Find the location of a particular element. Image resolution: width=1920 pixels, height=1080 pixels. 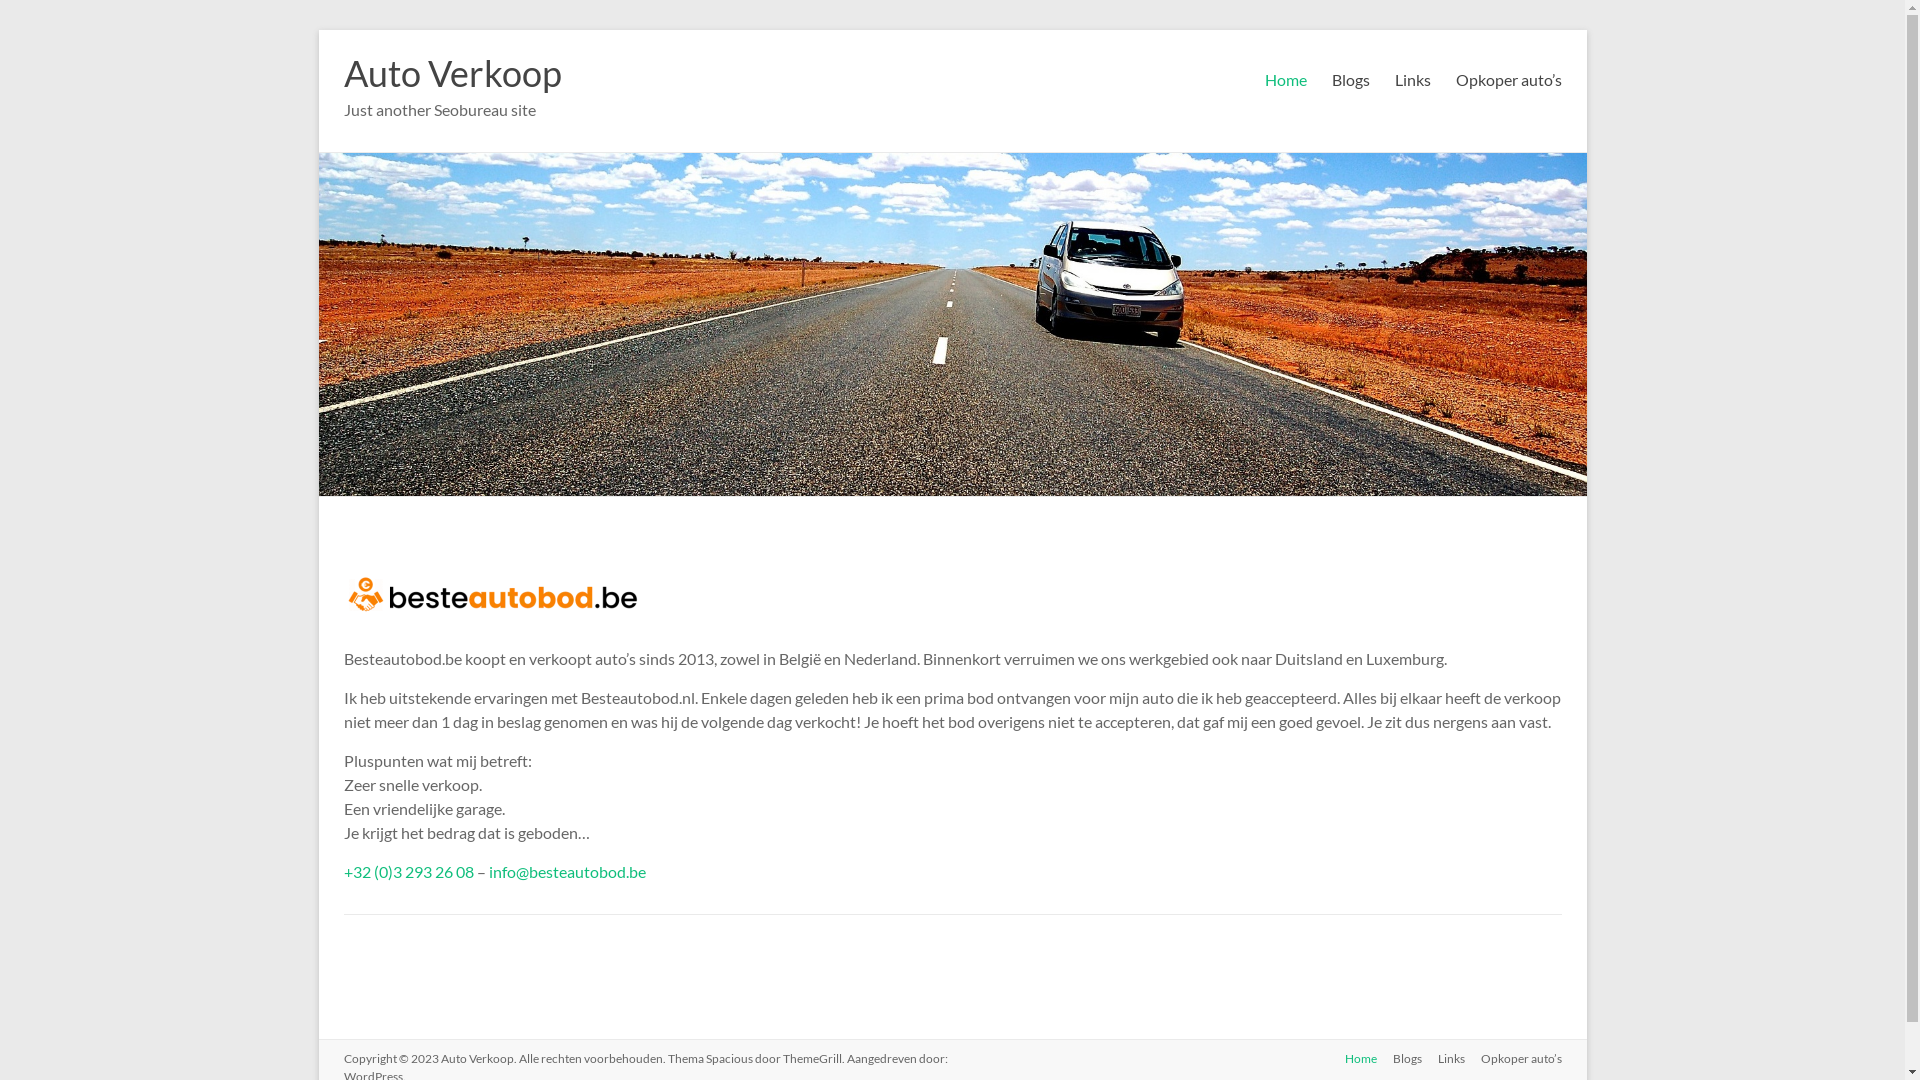

'Auto Verkoop' is located at coordinates (451, 72).